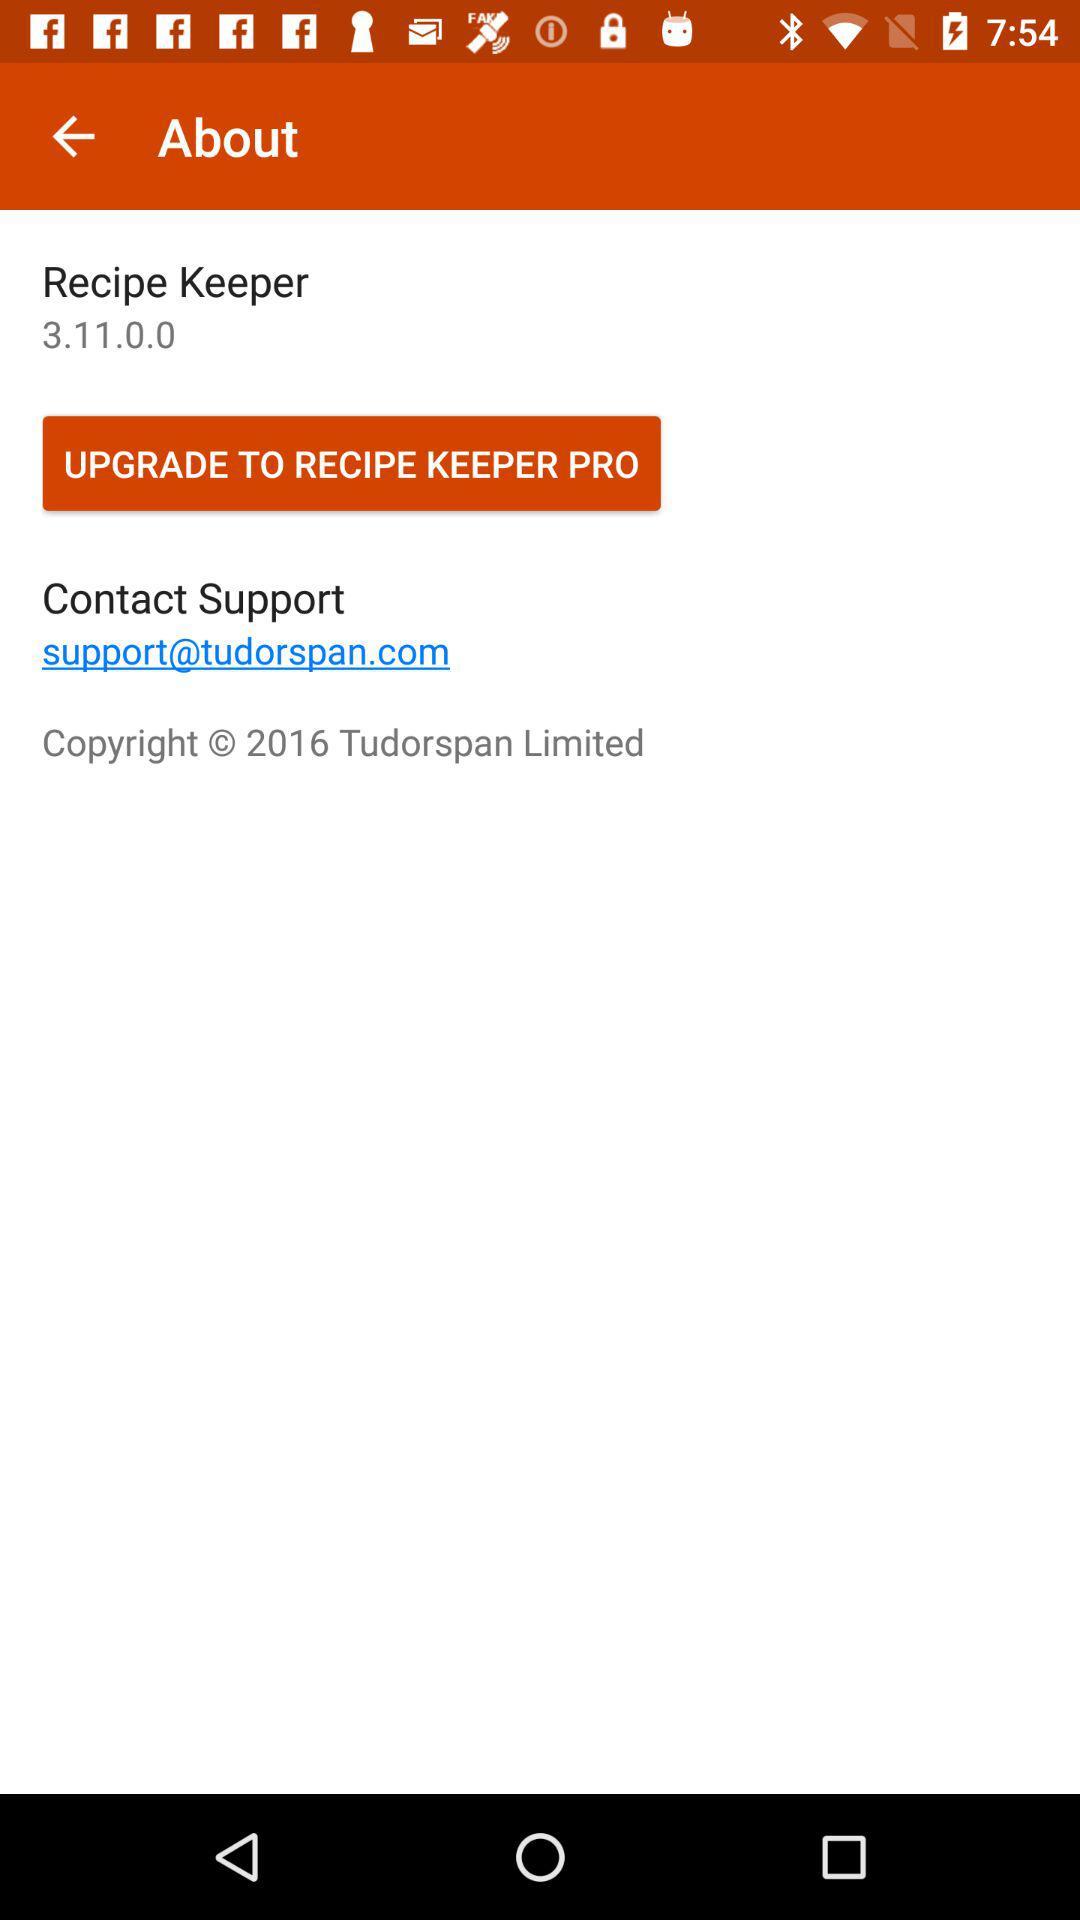 This screenshot has height=1920, width=1080. I want to click on upgrade to recipe icon, so click(350, 462).